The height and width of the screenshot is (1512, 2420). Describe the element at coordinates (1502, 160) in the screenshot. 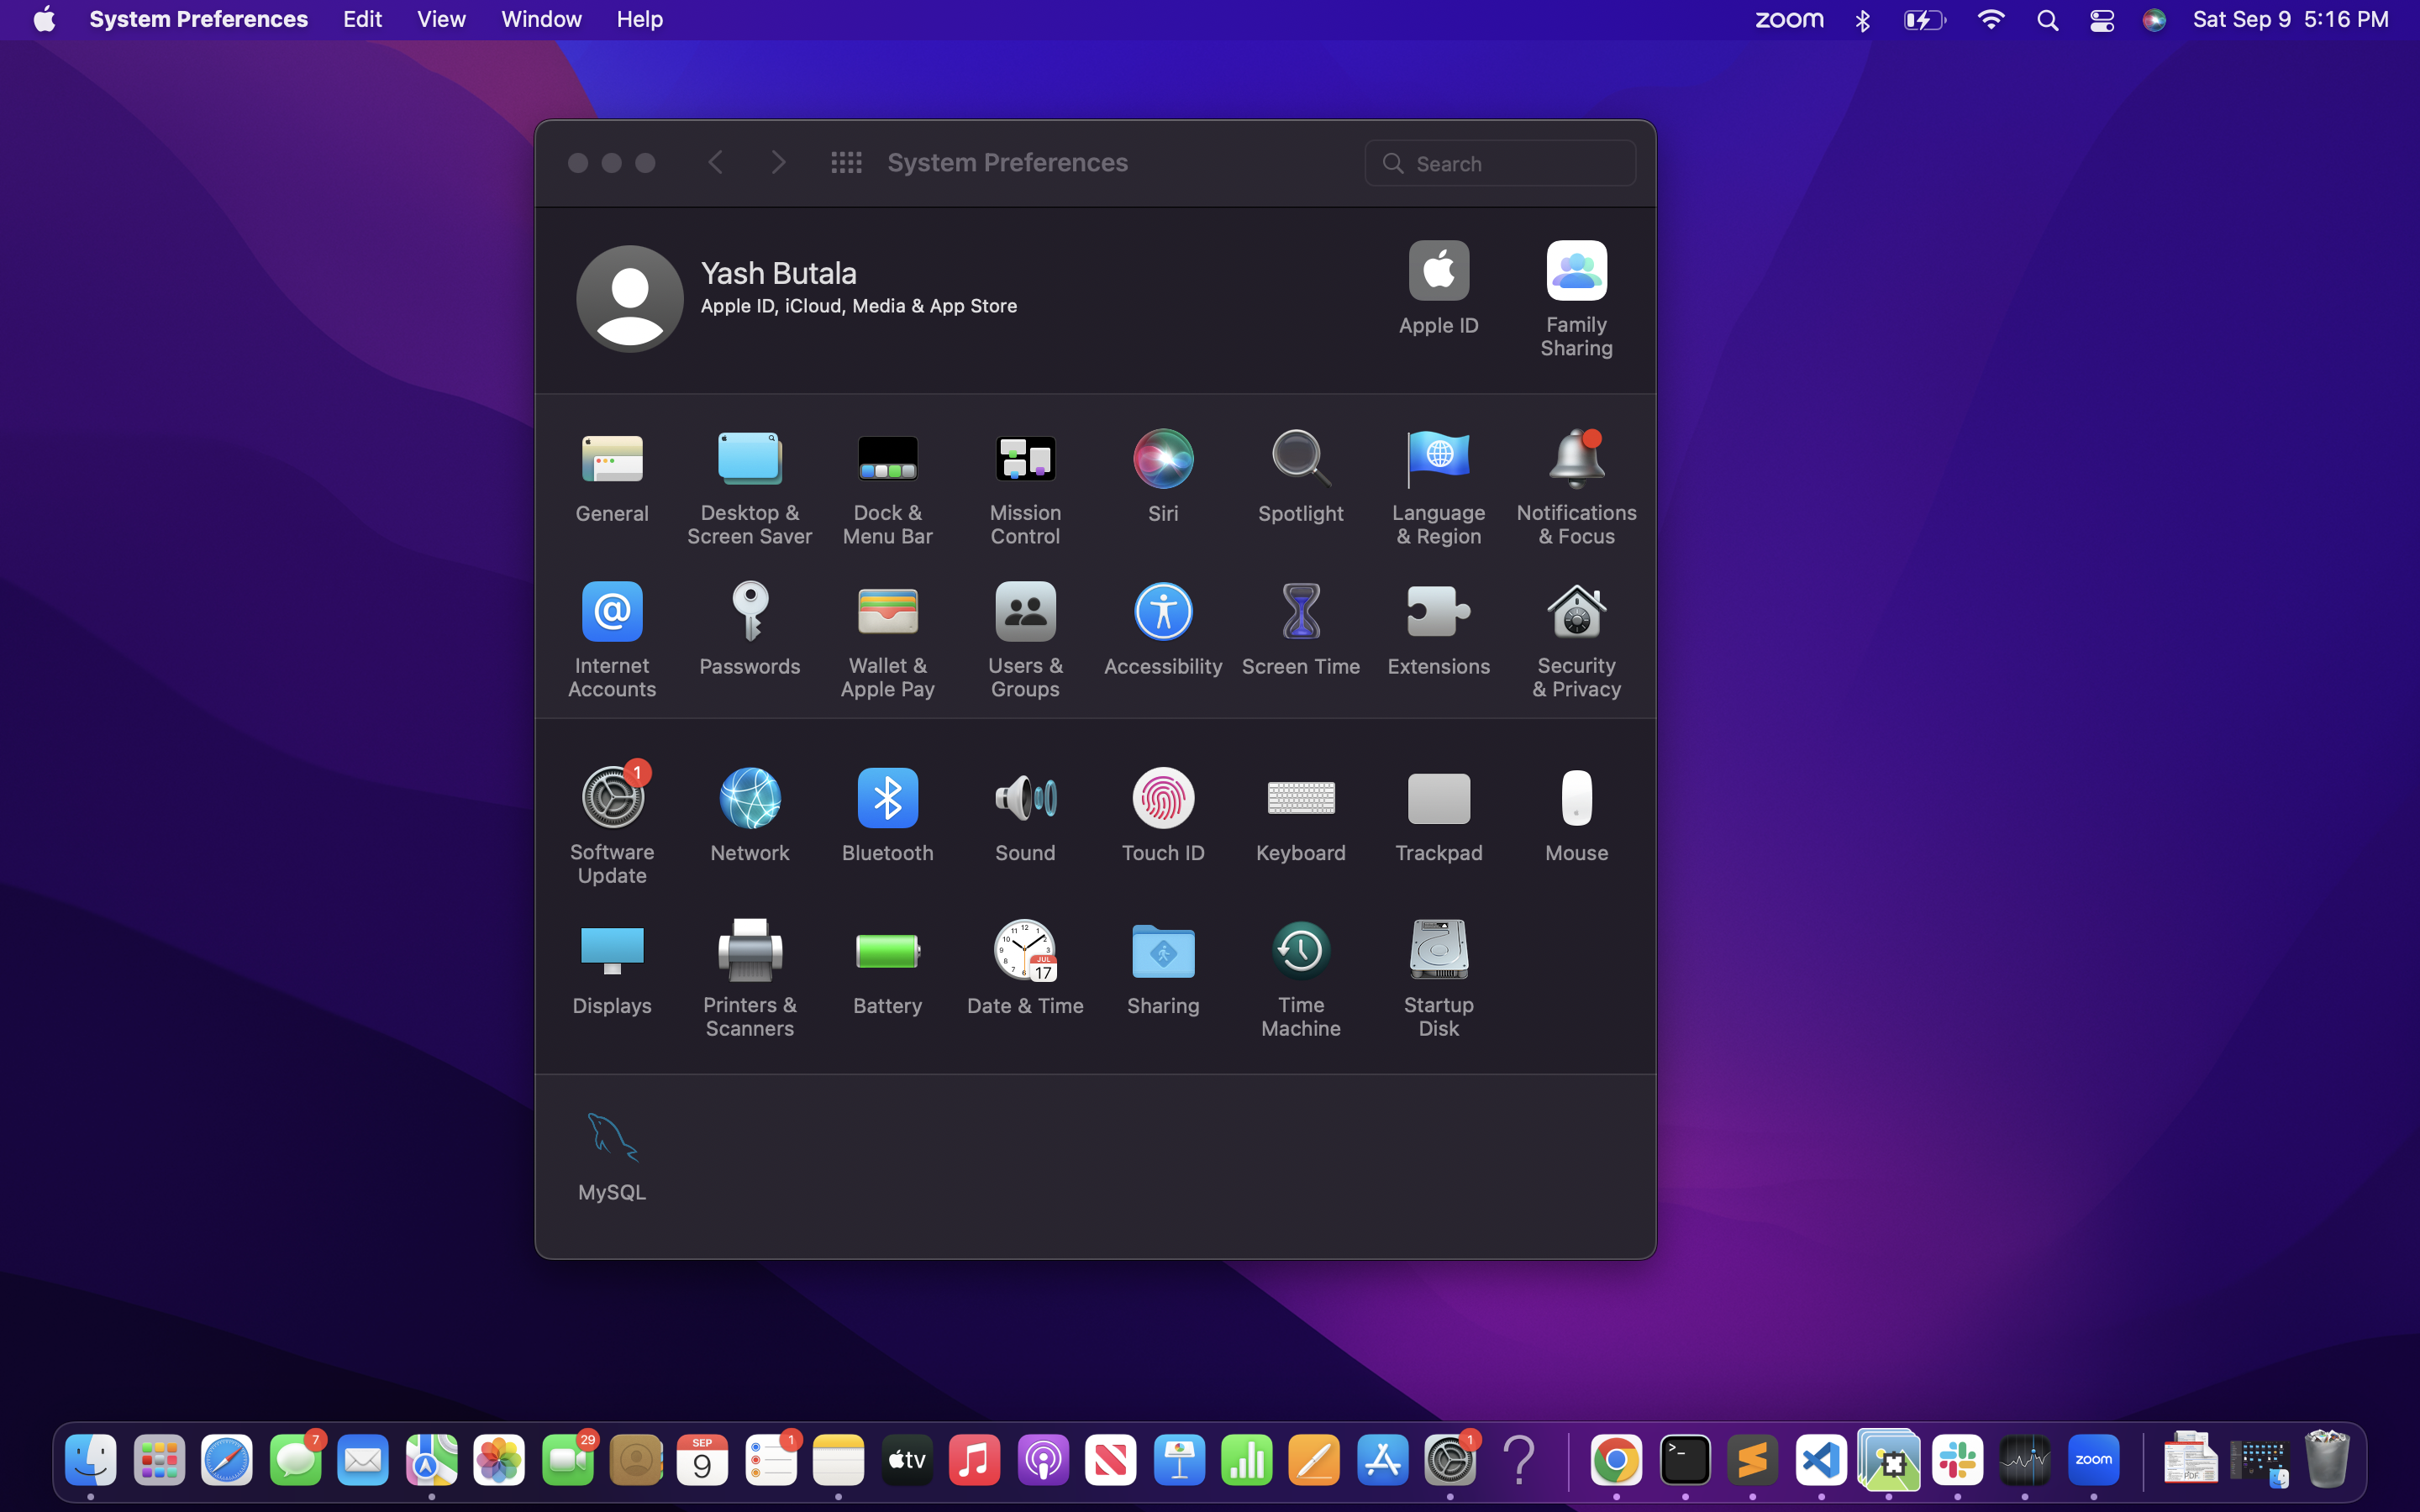

I see `Search for keyboard setting in search bar` at that location.